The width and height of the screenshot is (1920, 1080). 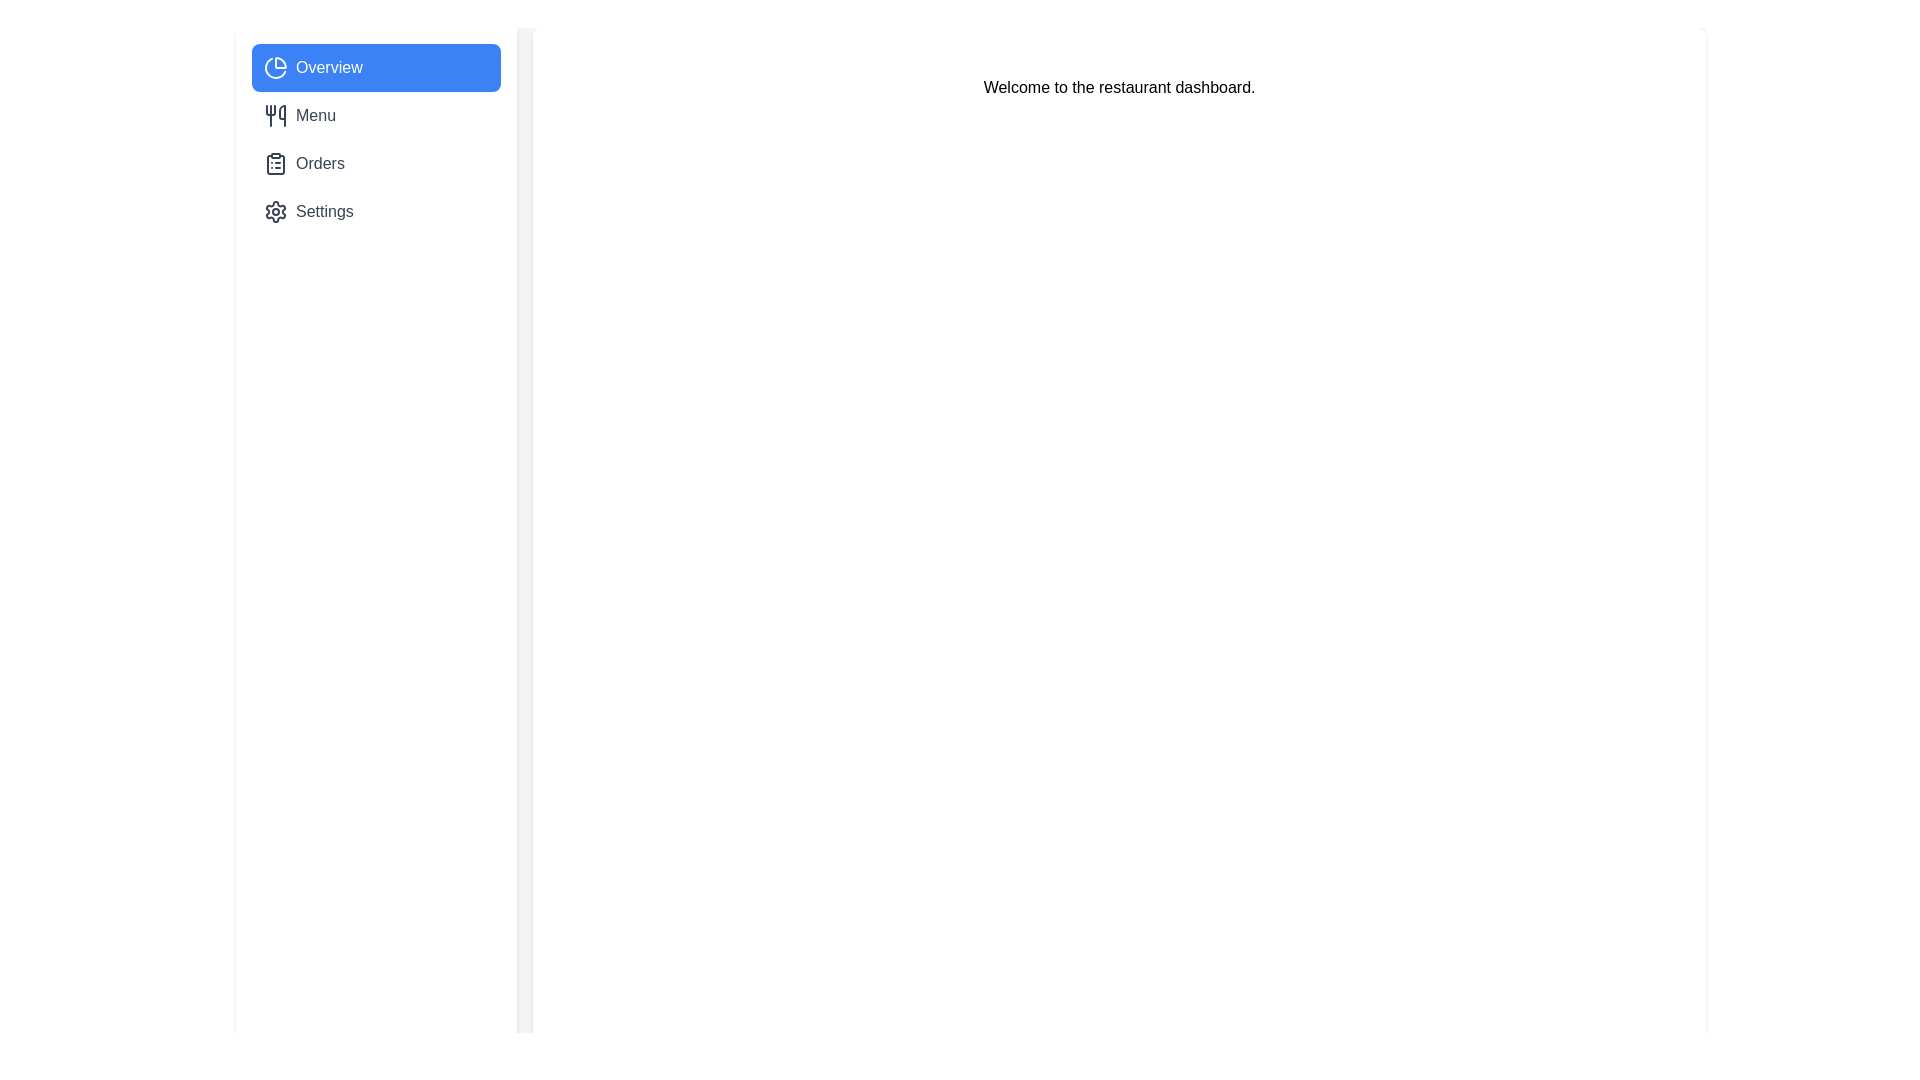 What do you see at coordinates (324, 212) in the screenshot?
I see `the Text label that acts as a descriptor for the menu item that opens the Settings page, located at the bottom of the vertical navigation menu, below the 'Orders' menu item` at bounding box center [324, 212].